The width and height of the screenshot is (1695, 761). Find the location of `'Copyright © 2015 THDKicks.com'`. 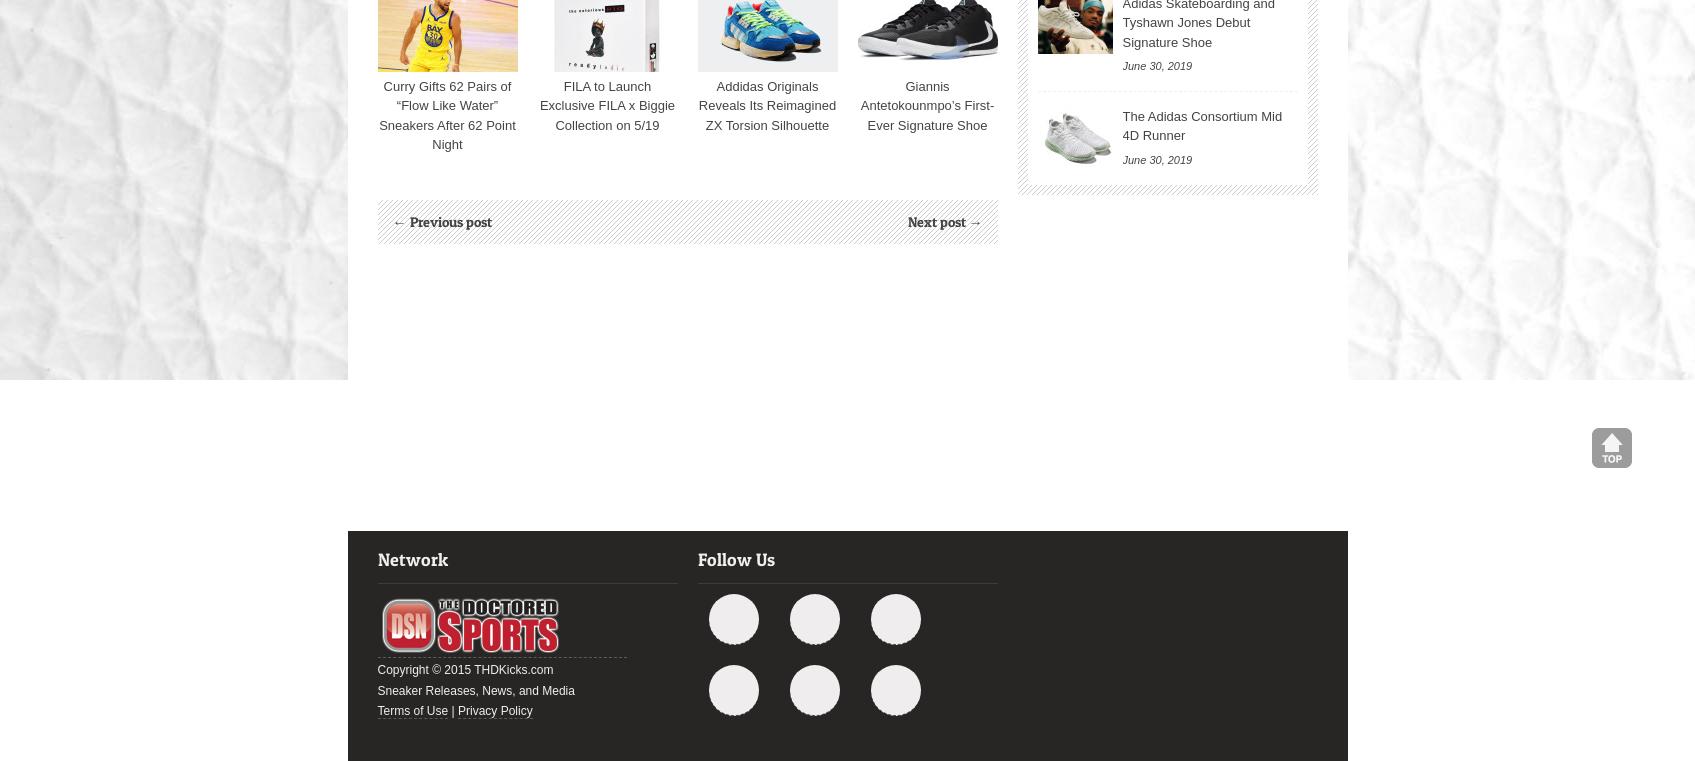

'Copyright © 2015 THDKicks.com' is located at coordinates (463, 668).